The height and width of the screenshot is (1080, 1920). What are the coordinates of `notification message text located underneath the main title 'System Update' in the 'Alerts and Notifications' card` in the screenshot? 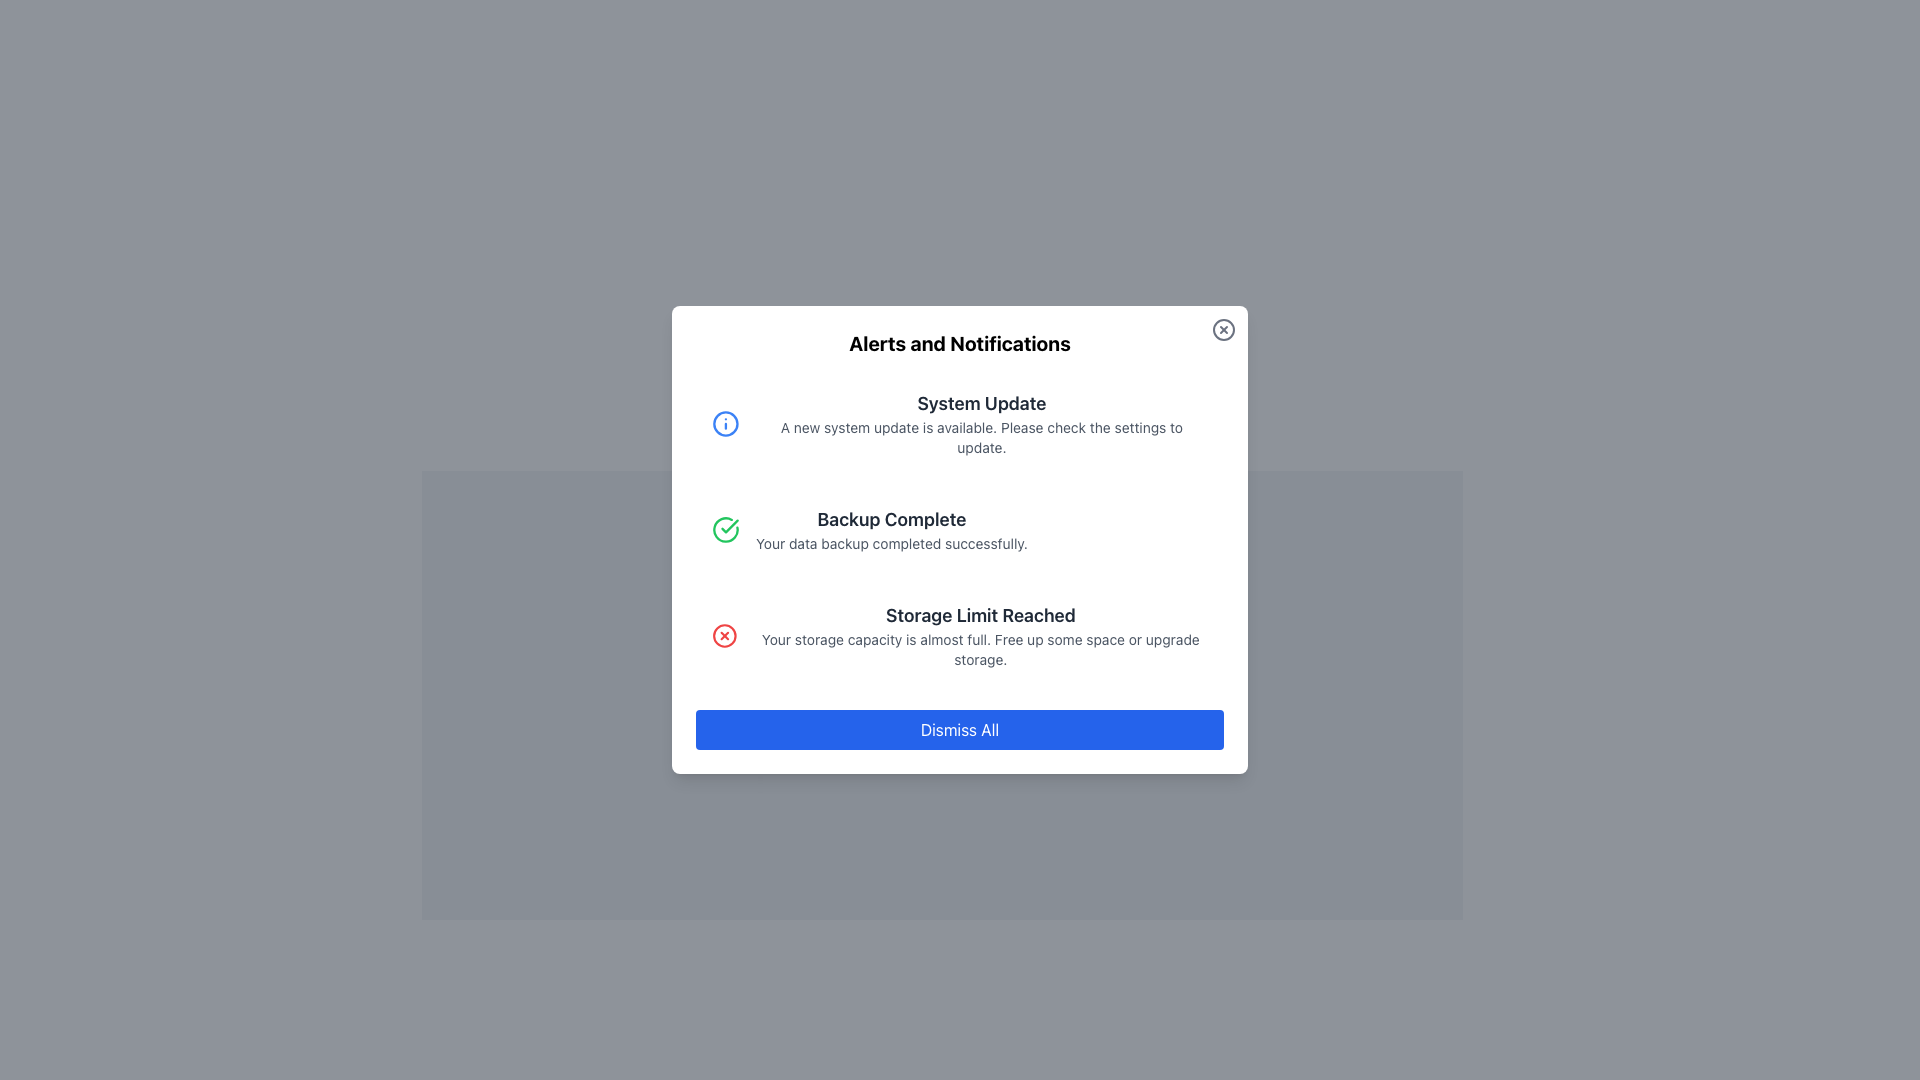 It's located at (981, 437).